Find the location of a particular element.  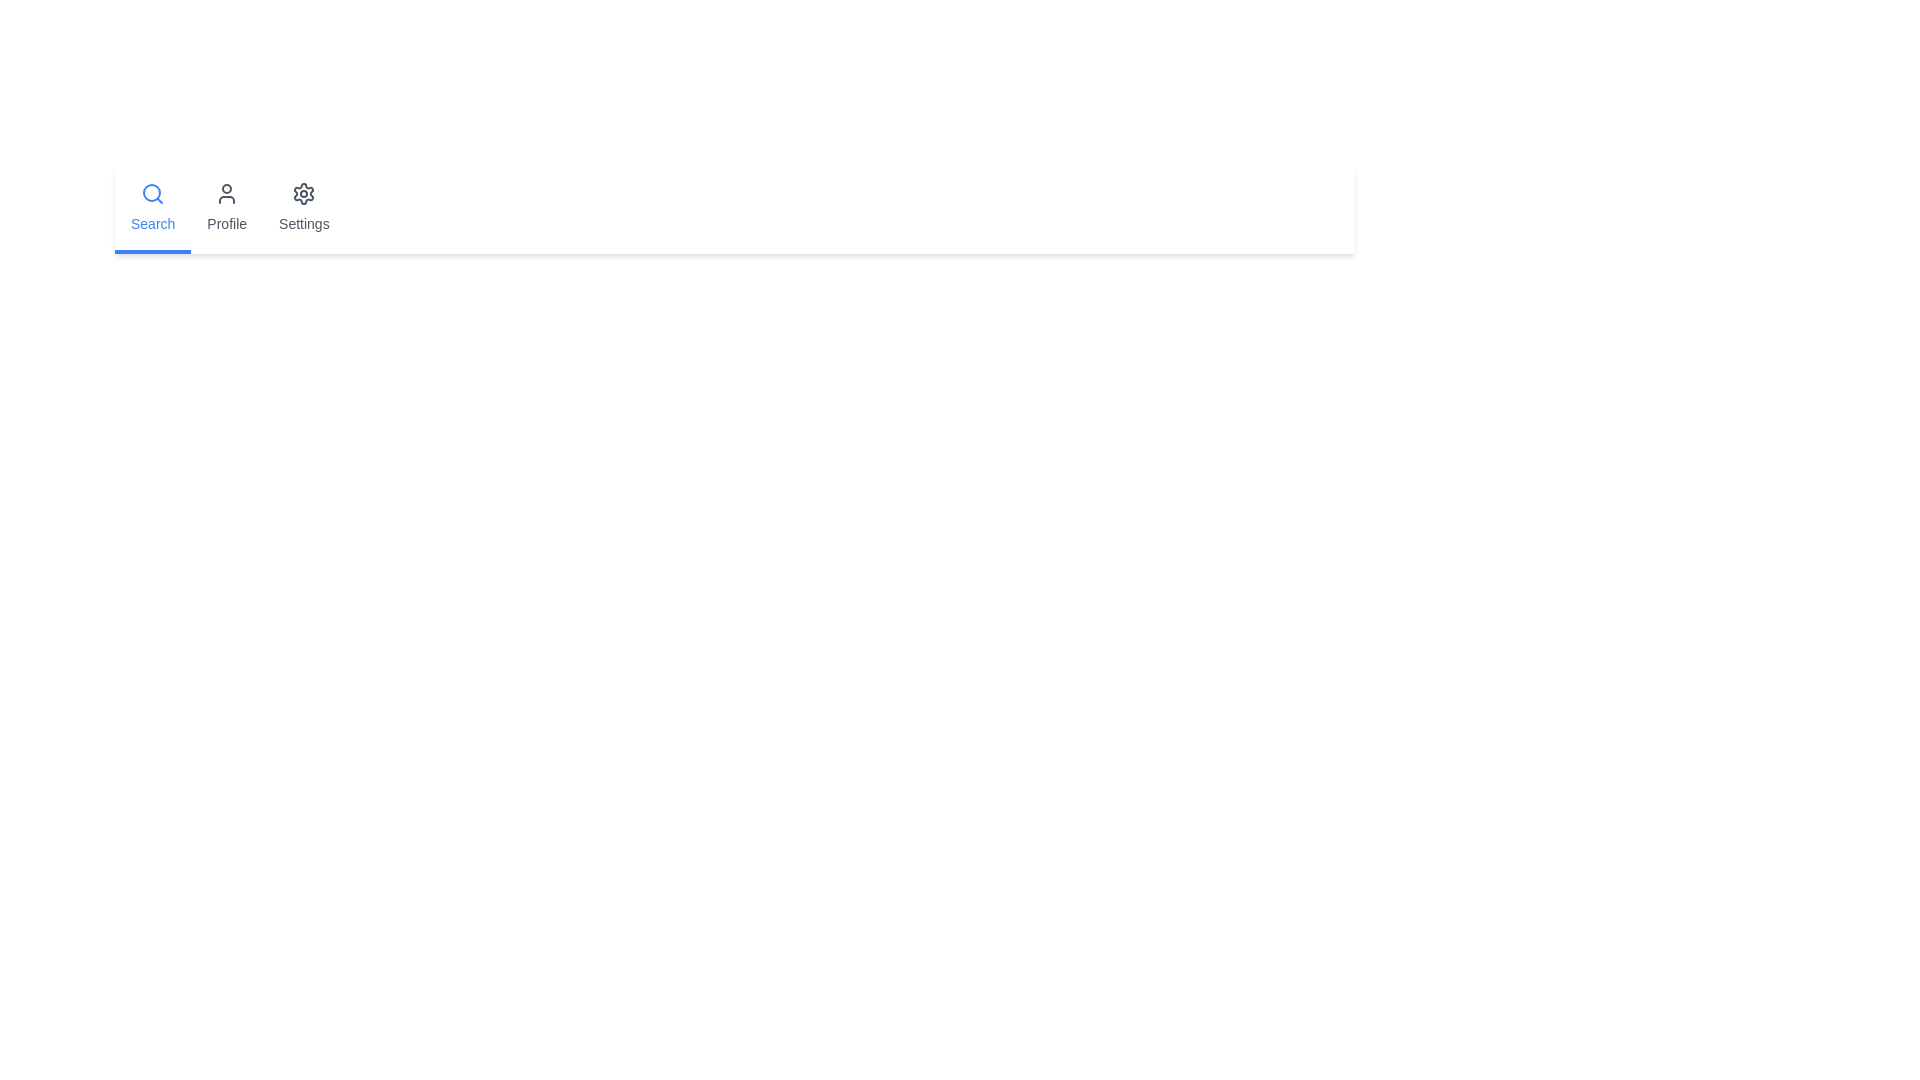

the 'Settings' button, which is the third option in the navigation bar, to change its color is located at coordinates (303, 209).